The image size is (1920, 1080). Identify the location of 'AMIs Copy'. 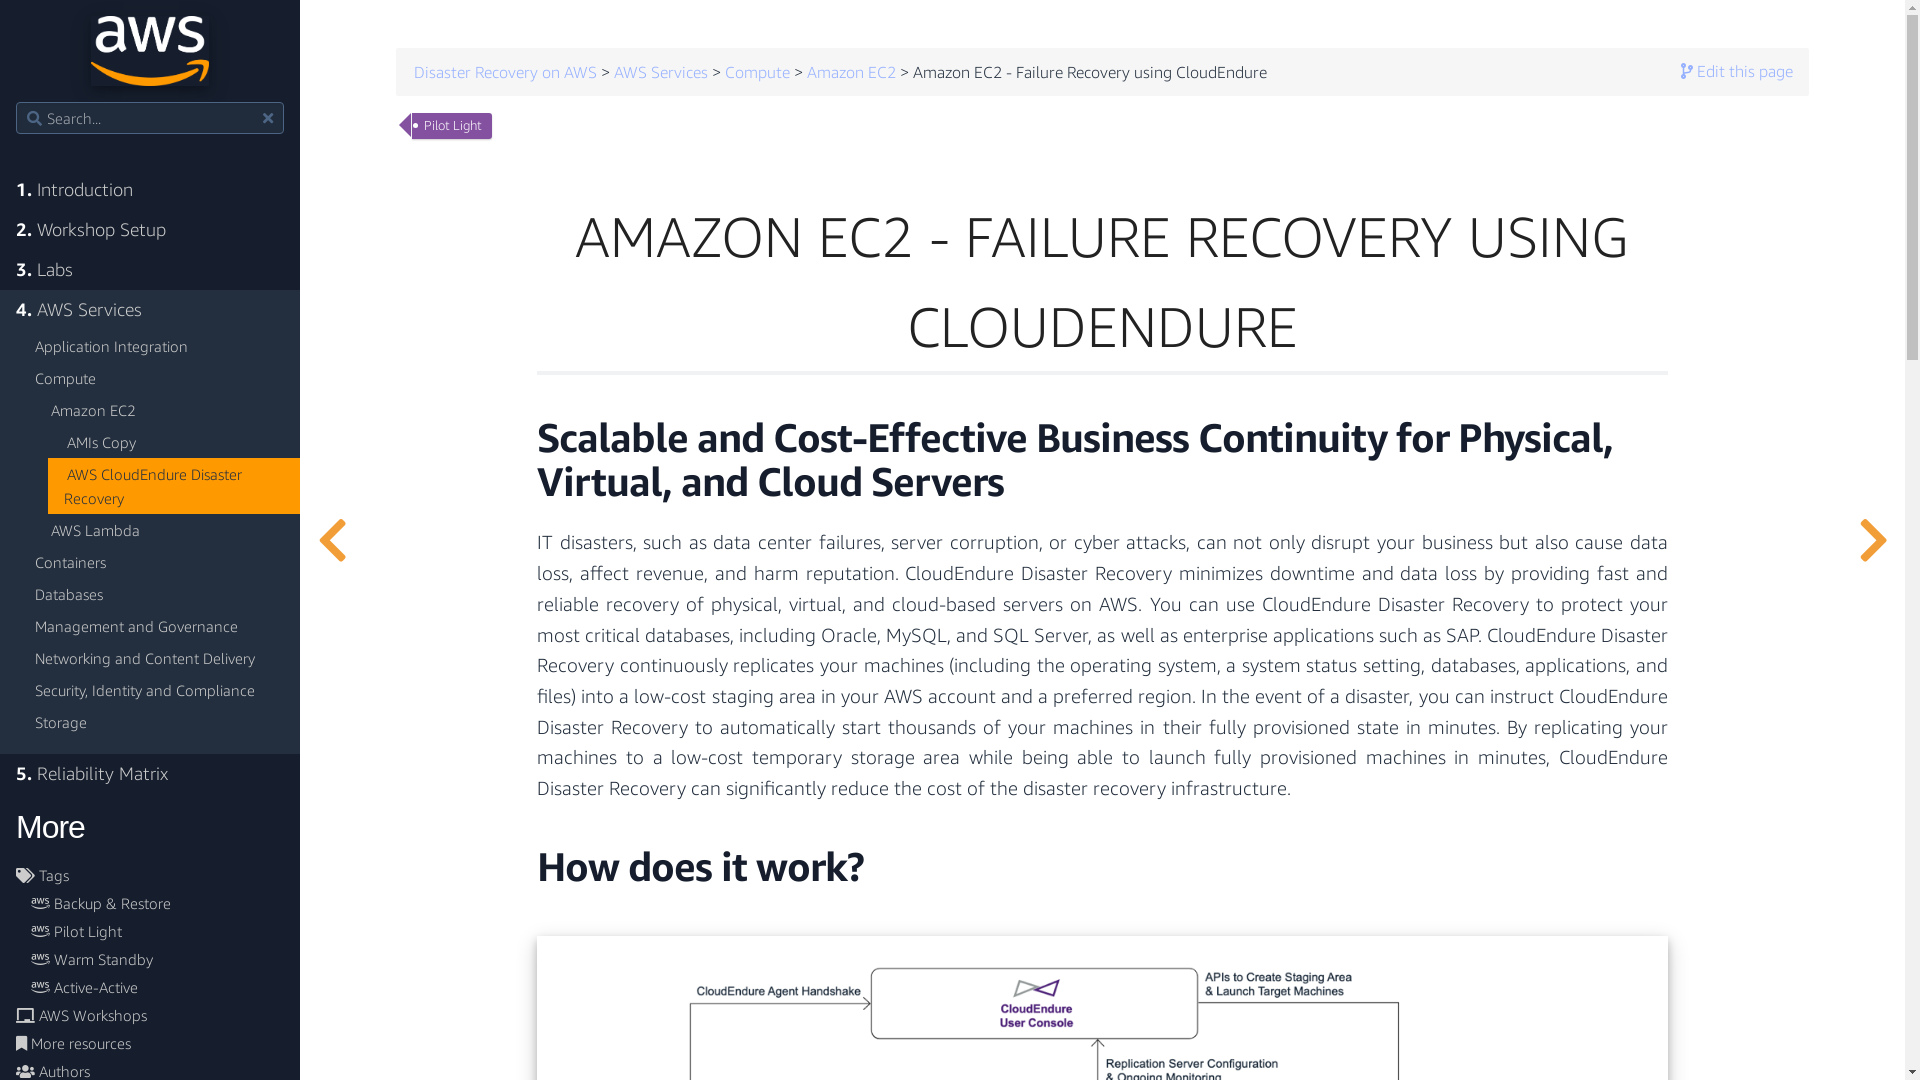
(173, 441).